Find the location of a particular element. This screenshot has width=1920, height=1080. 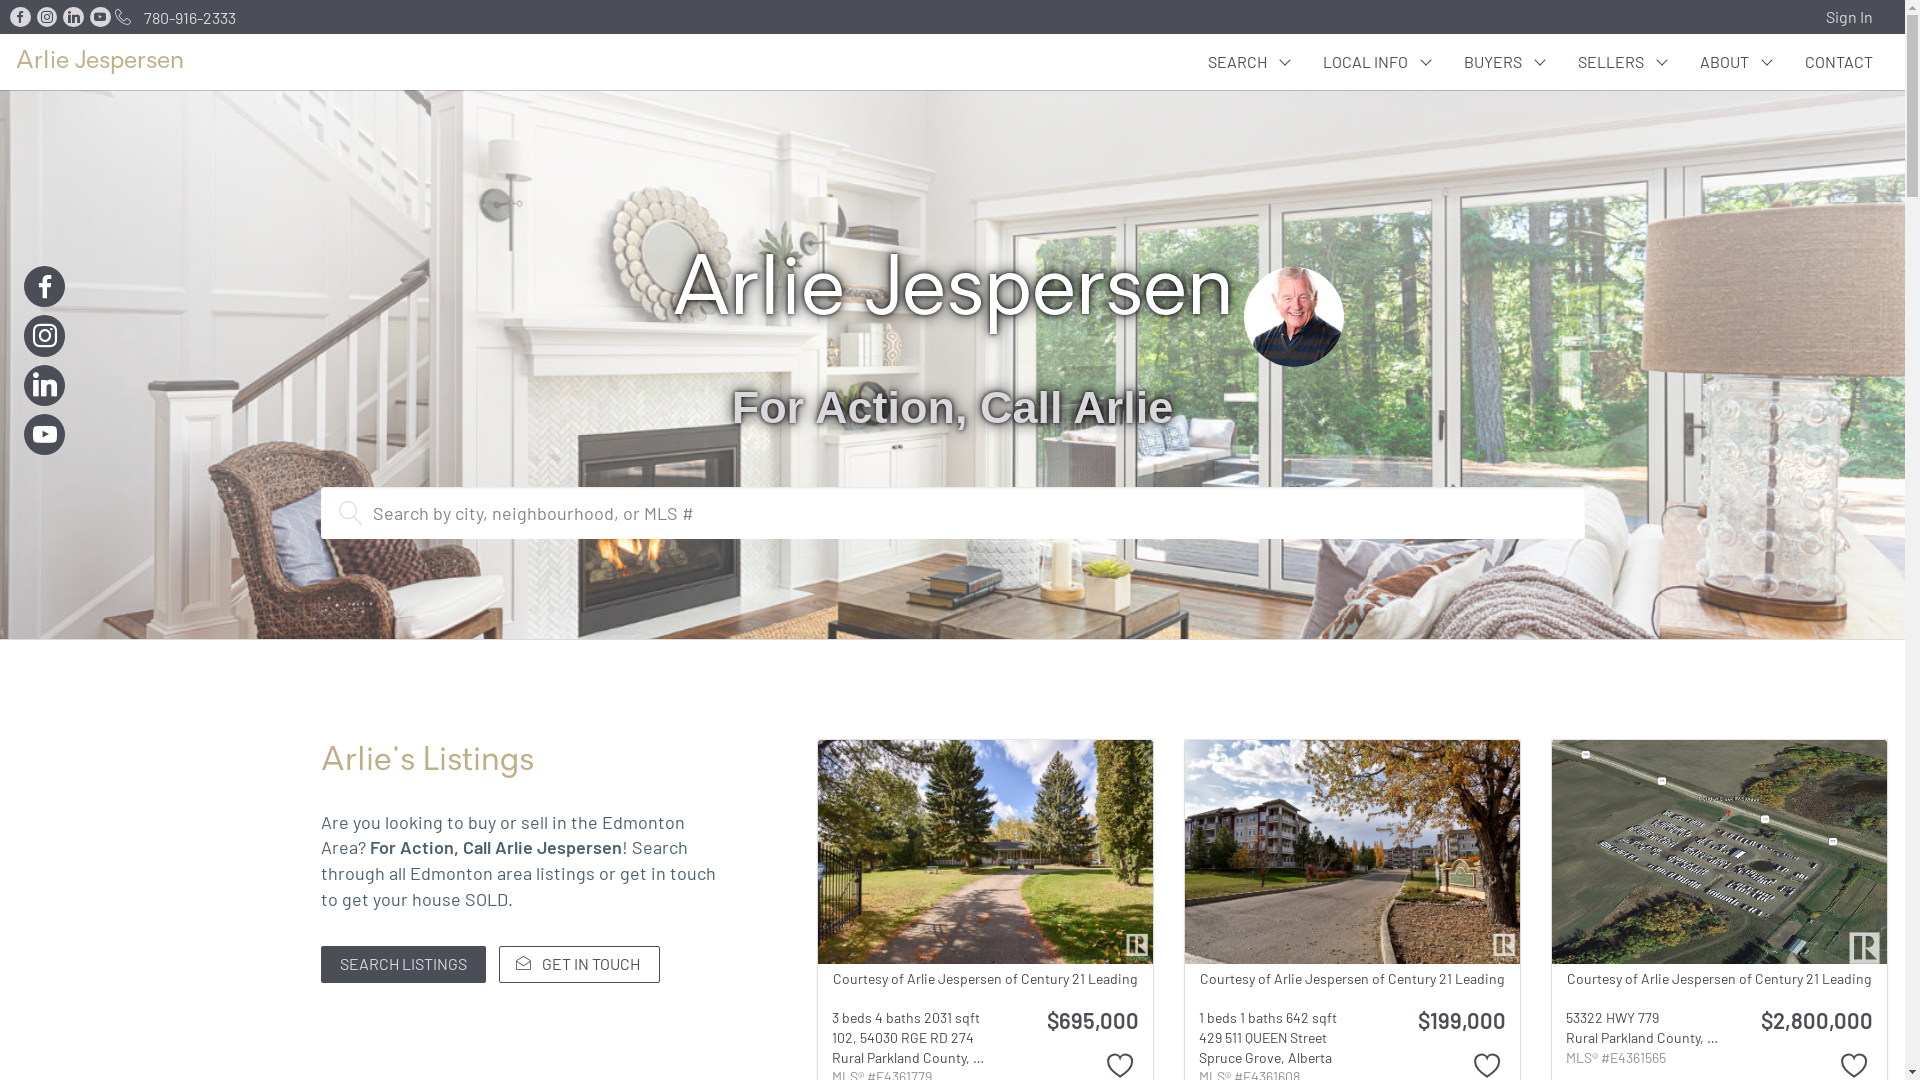

'780-916-2333' is located at coordinates (172, 16).